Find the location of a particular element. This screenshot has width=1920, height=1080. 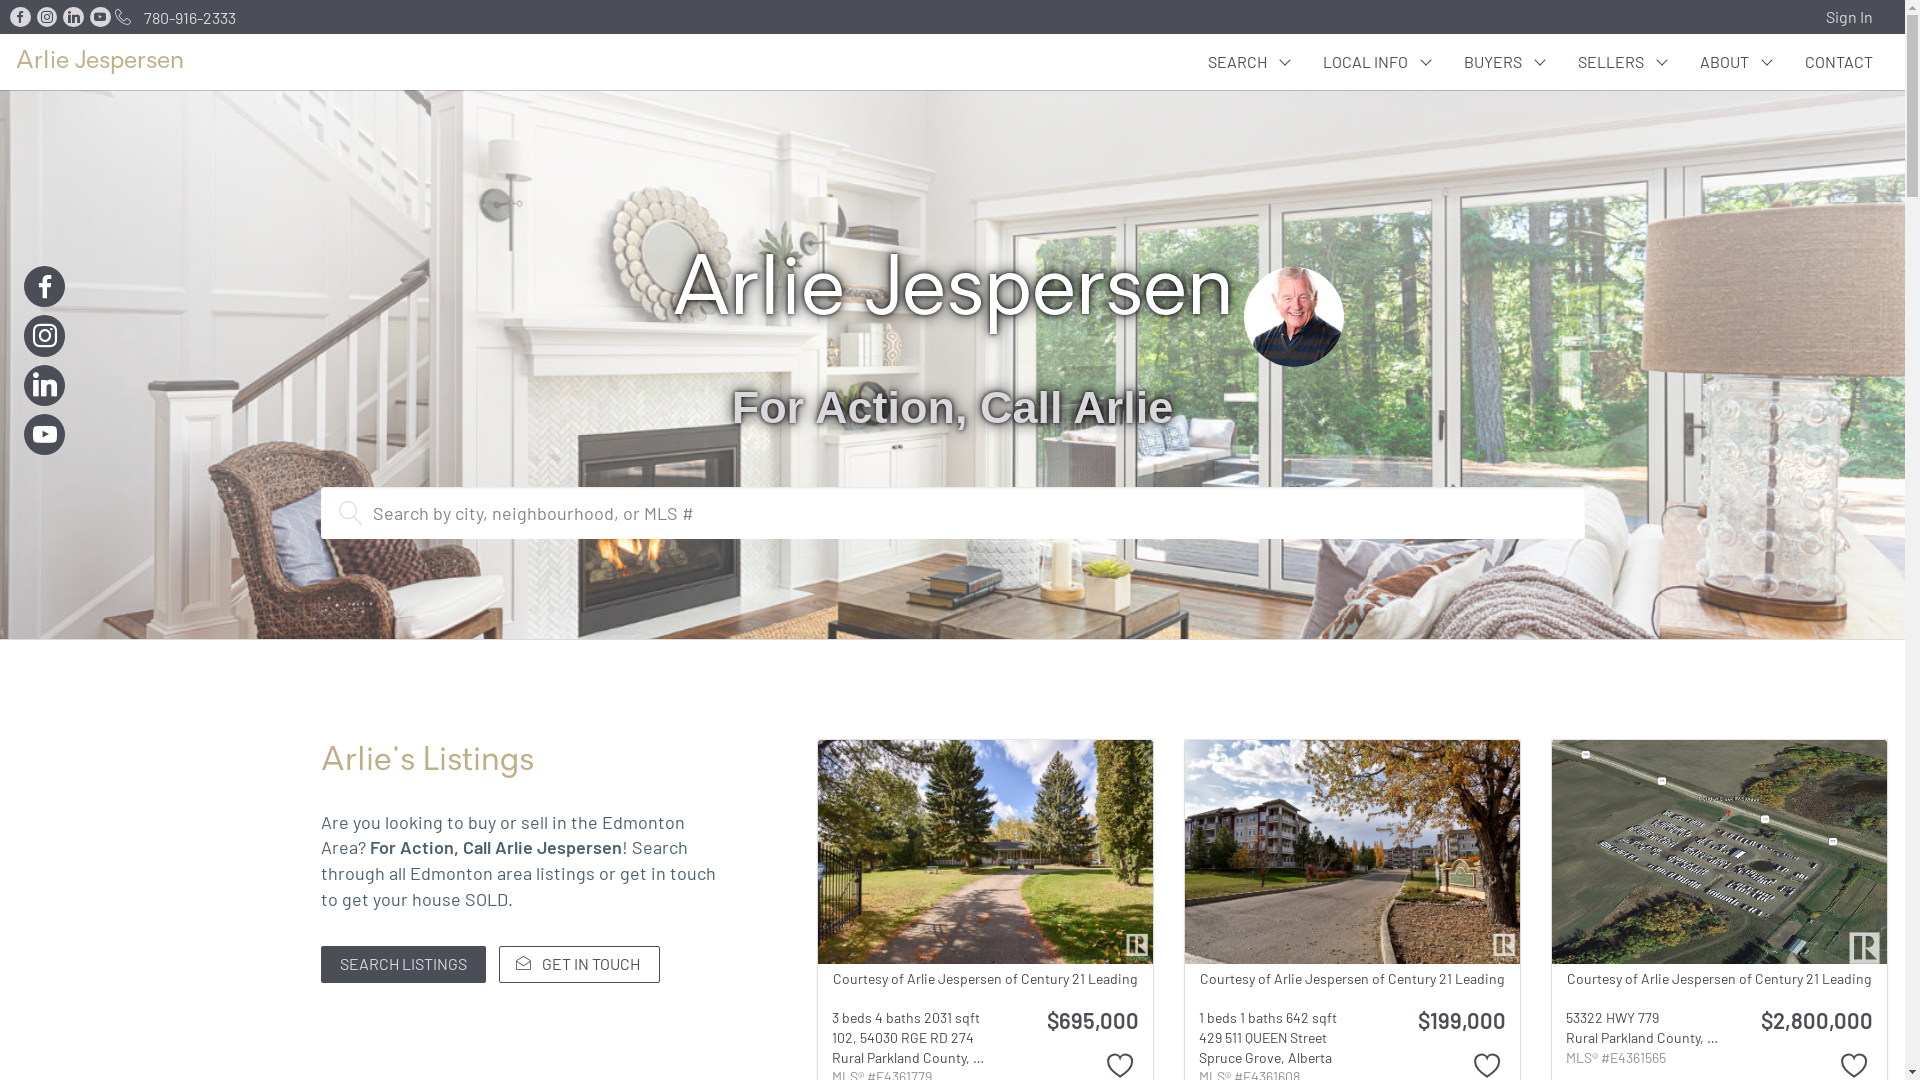

'780-916-2333' is located at coordinates (172, 16).